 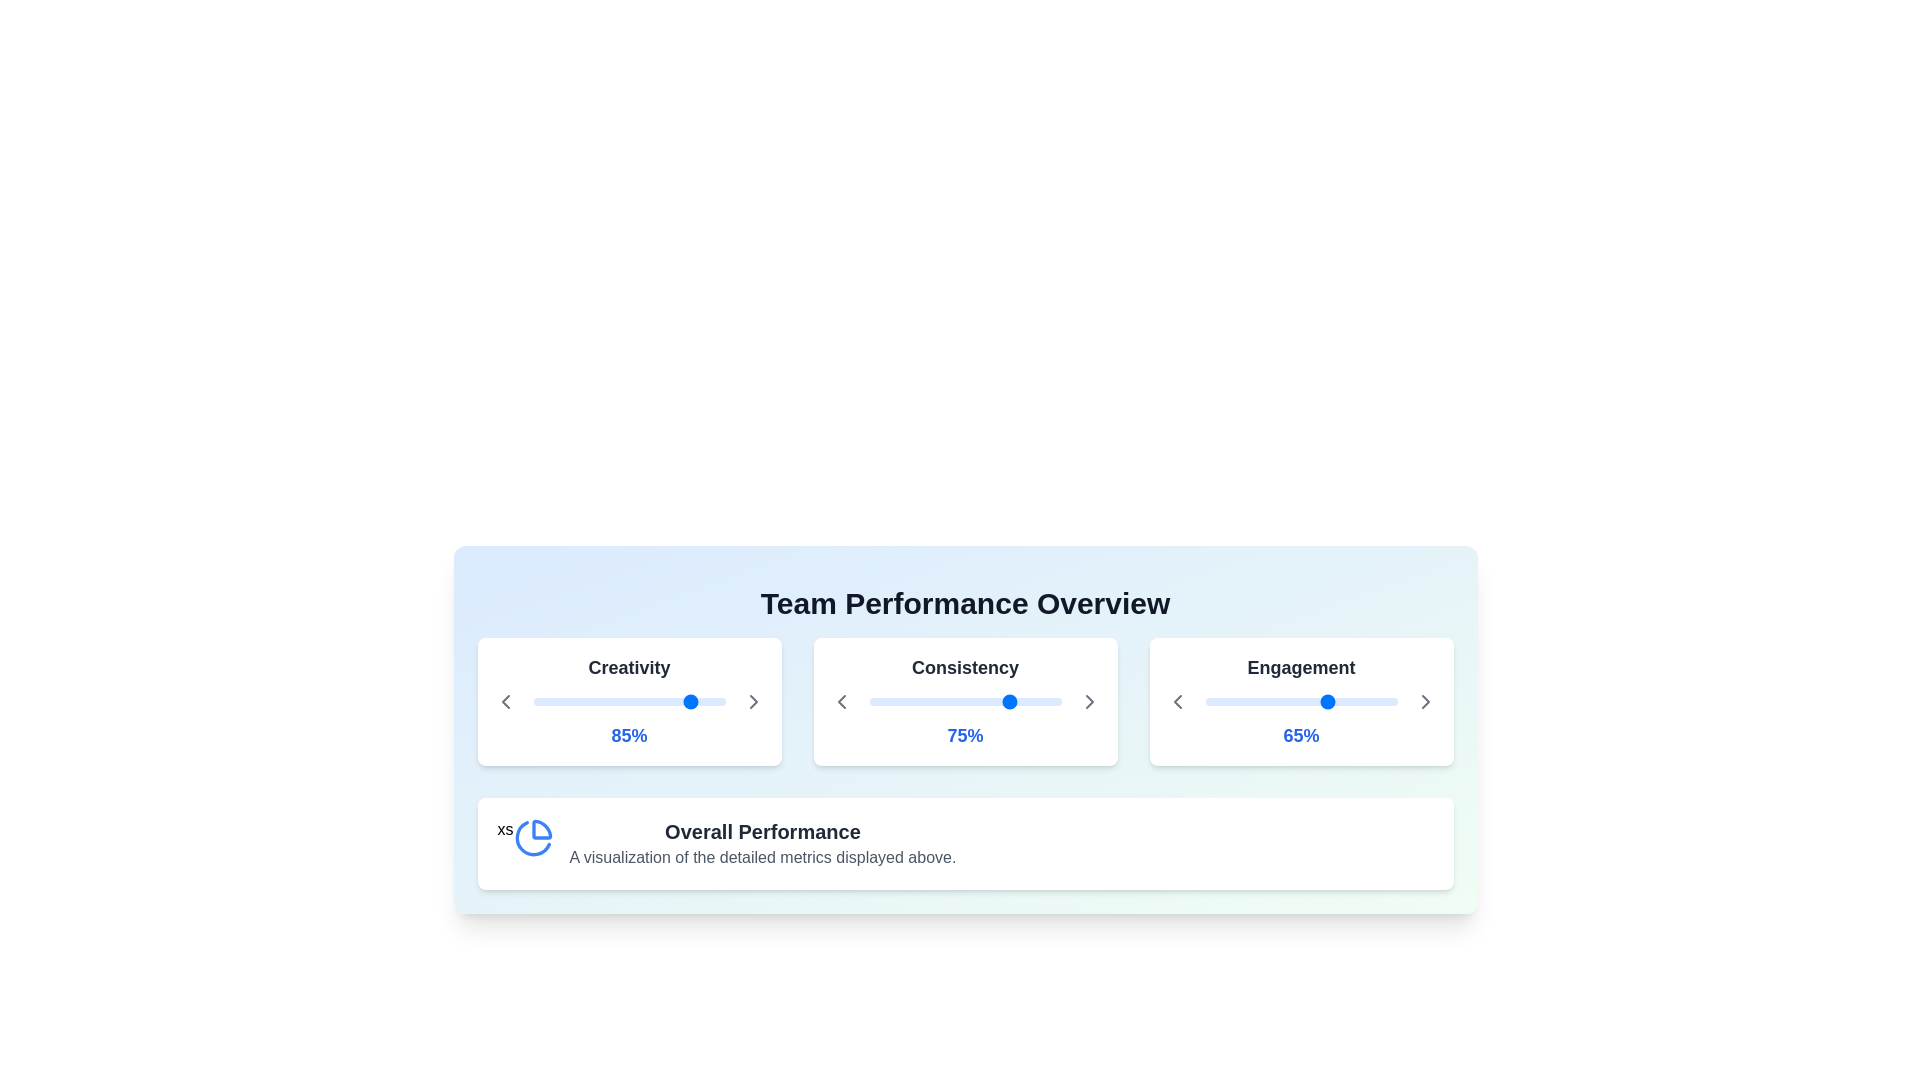 I want to click on engagement, so click(x=1336, y=701).